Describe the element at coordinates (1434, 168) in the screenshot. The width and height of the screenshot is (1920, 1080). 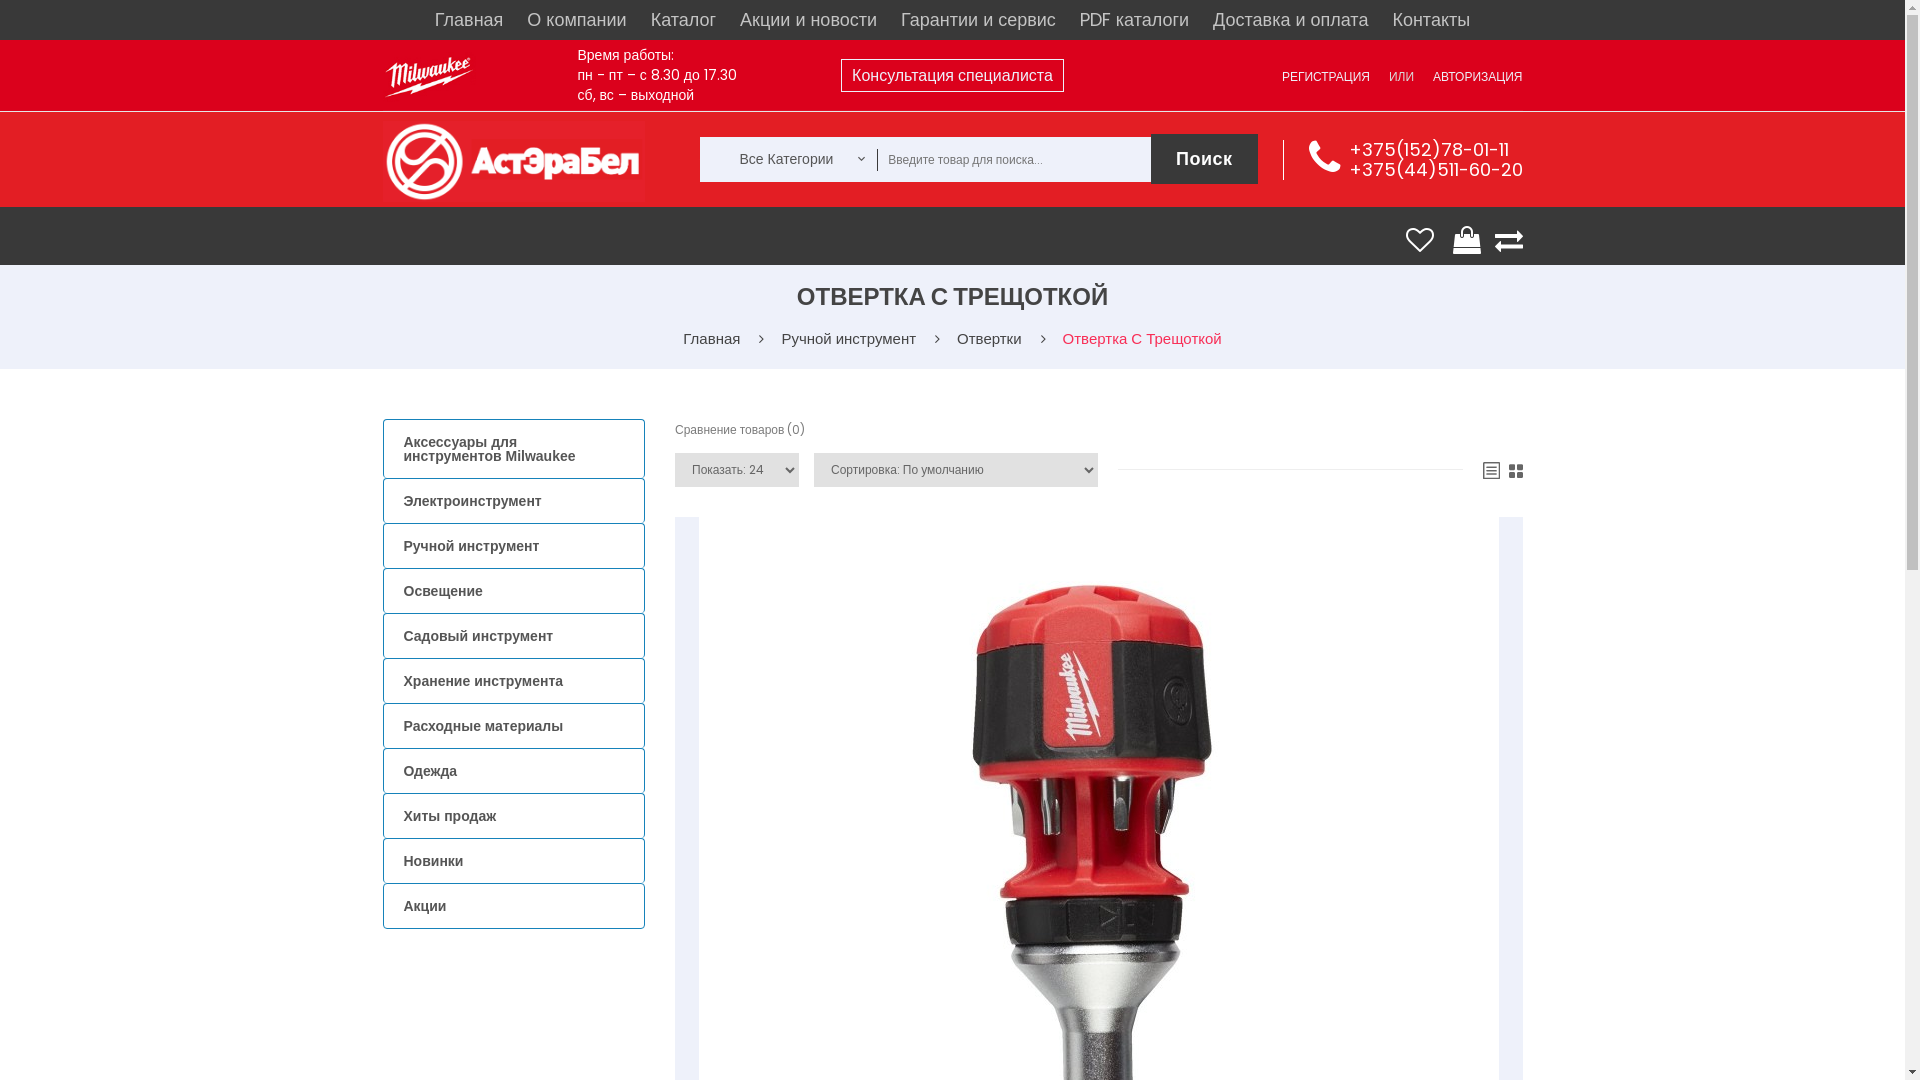
I see `'+375(44)511-60-20'` at that location.